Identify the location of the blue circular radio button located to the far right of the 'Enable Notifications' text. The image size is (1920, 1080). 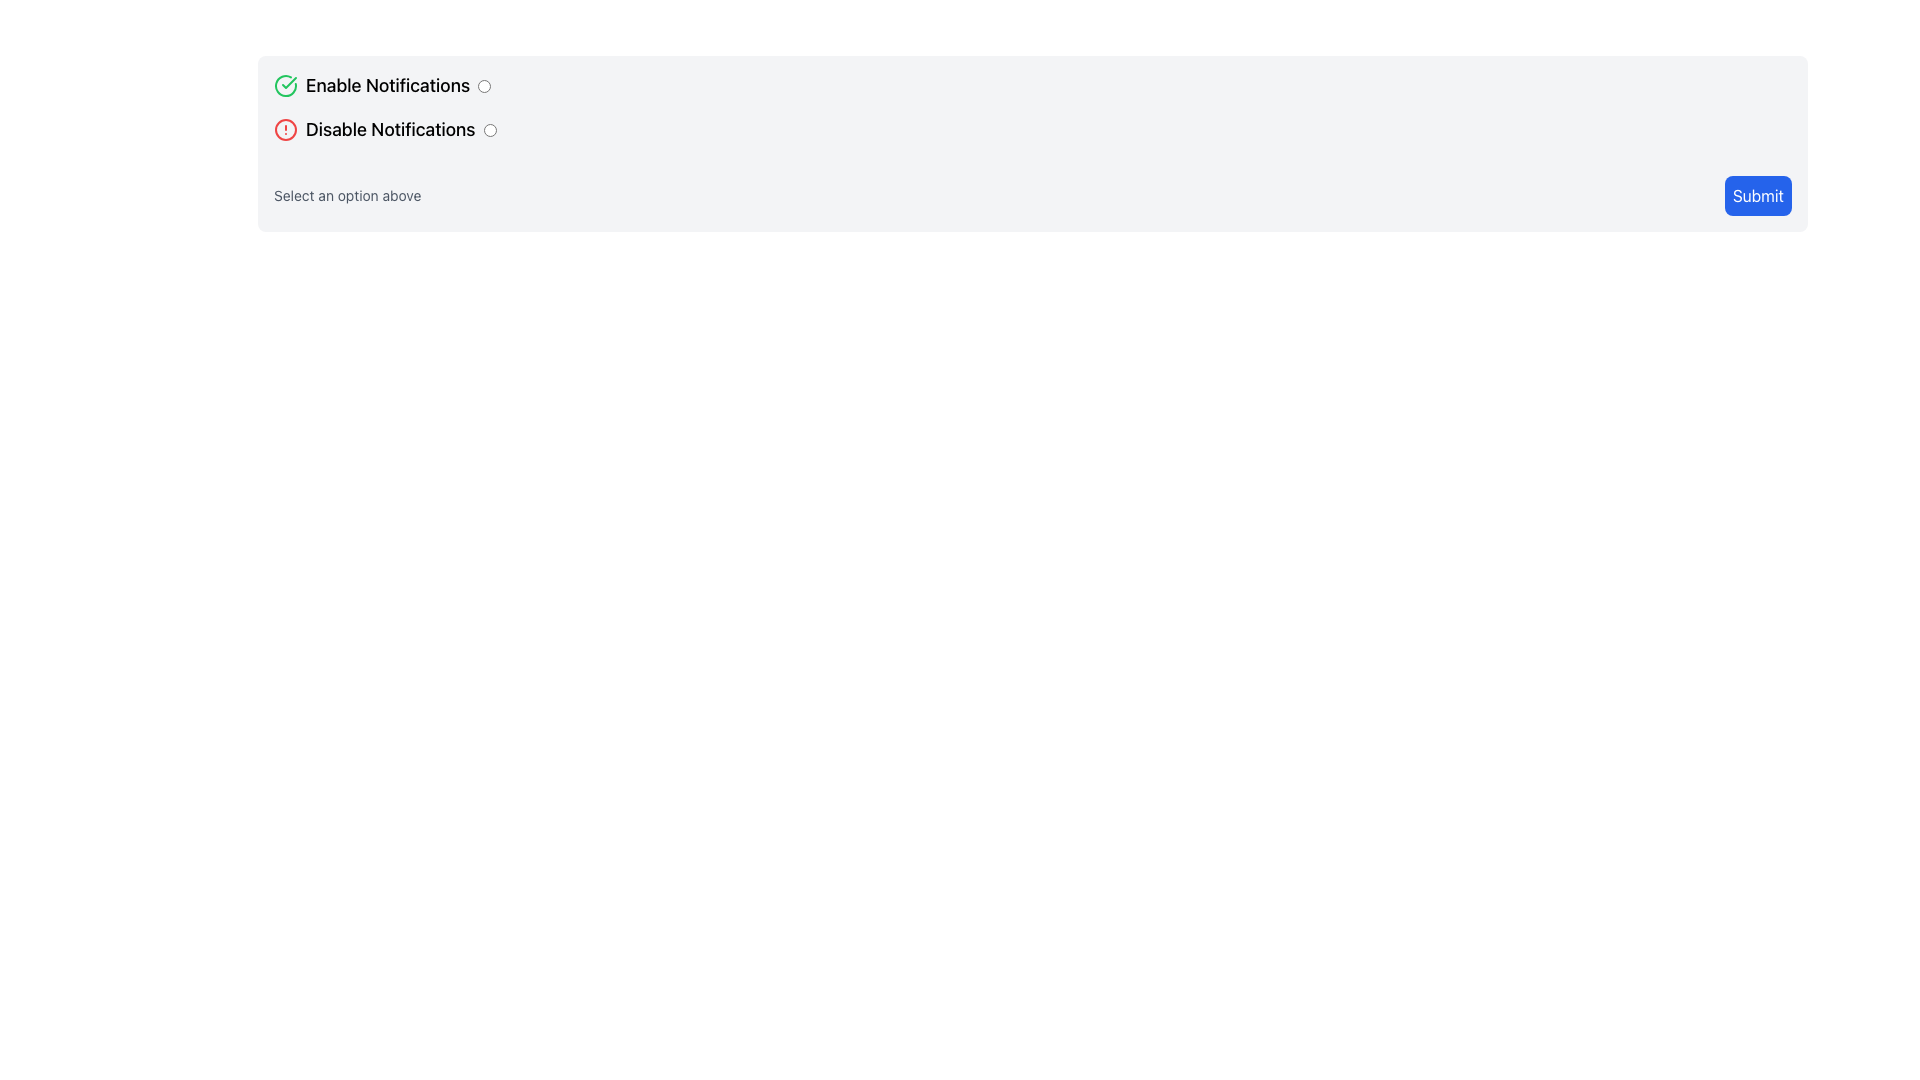
(484, 84).